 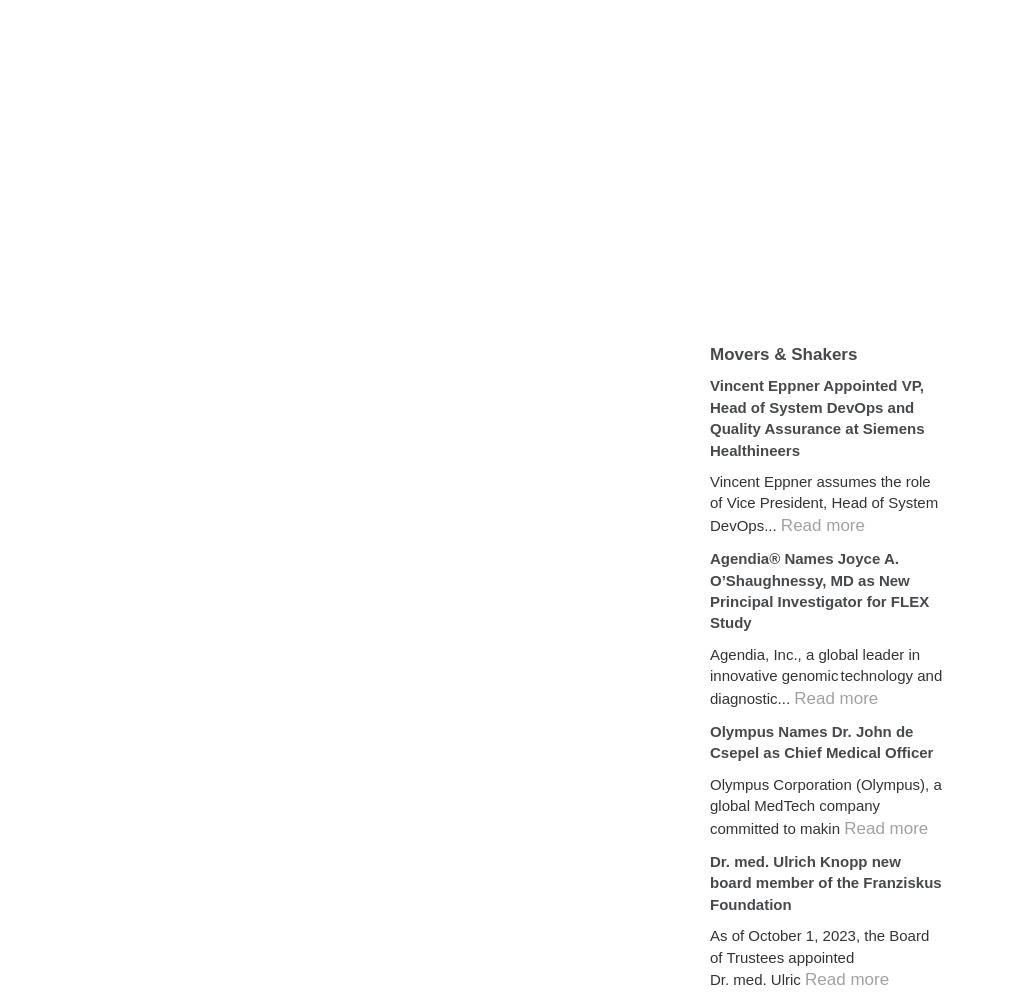 I want to click on 'Agendia® Names Joyce A. O’Shaughnessy, MD as New Principal Investigator for FLEX Study', so click(x=819, y=589).